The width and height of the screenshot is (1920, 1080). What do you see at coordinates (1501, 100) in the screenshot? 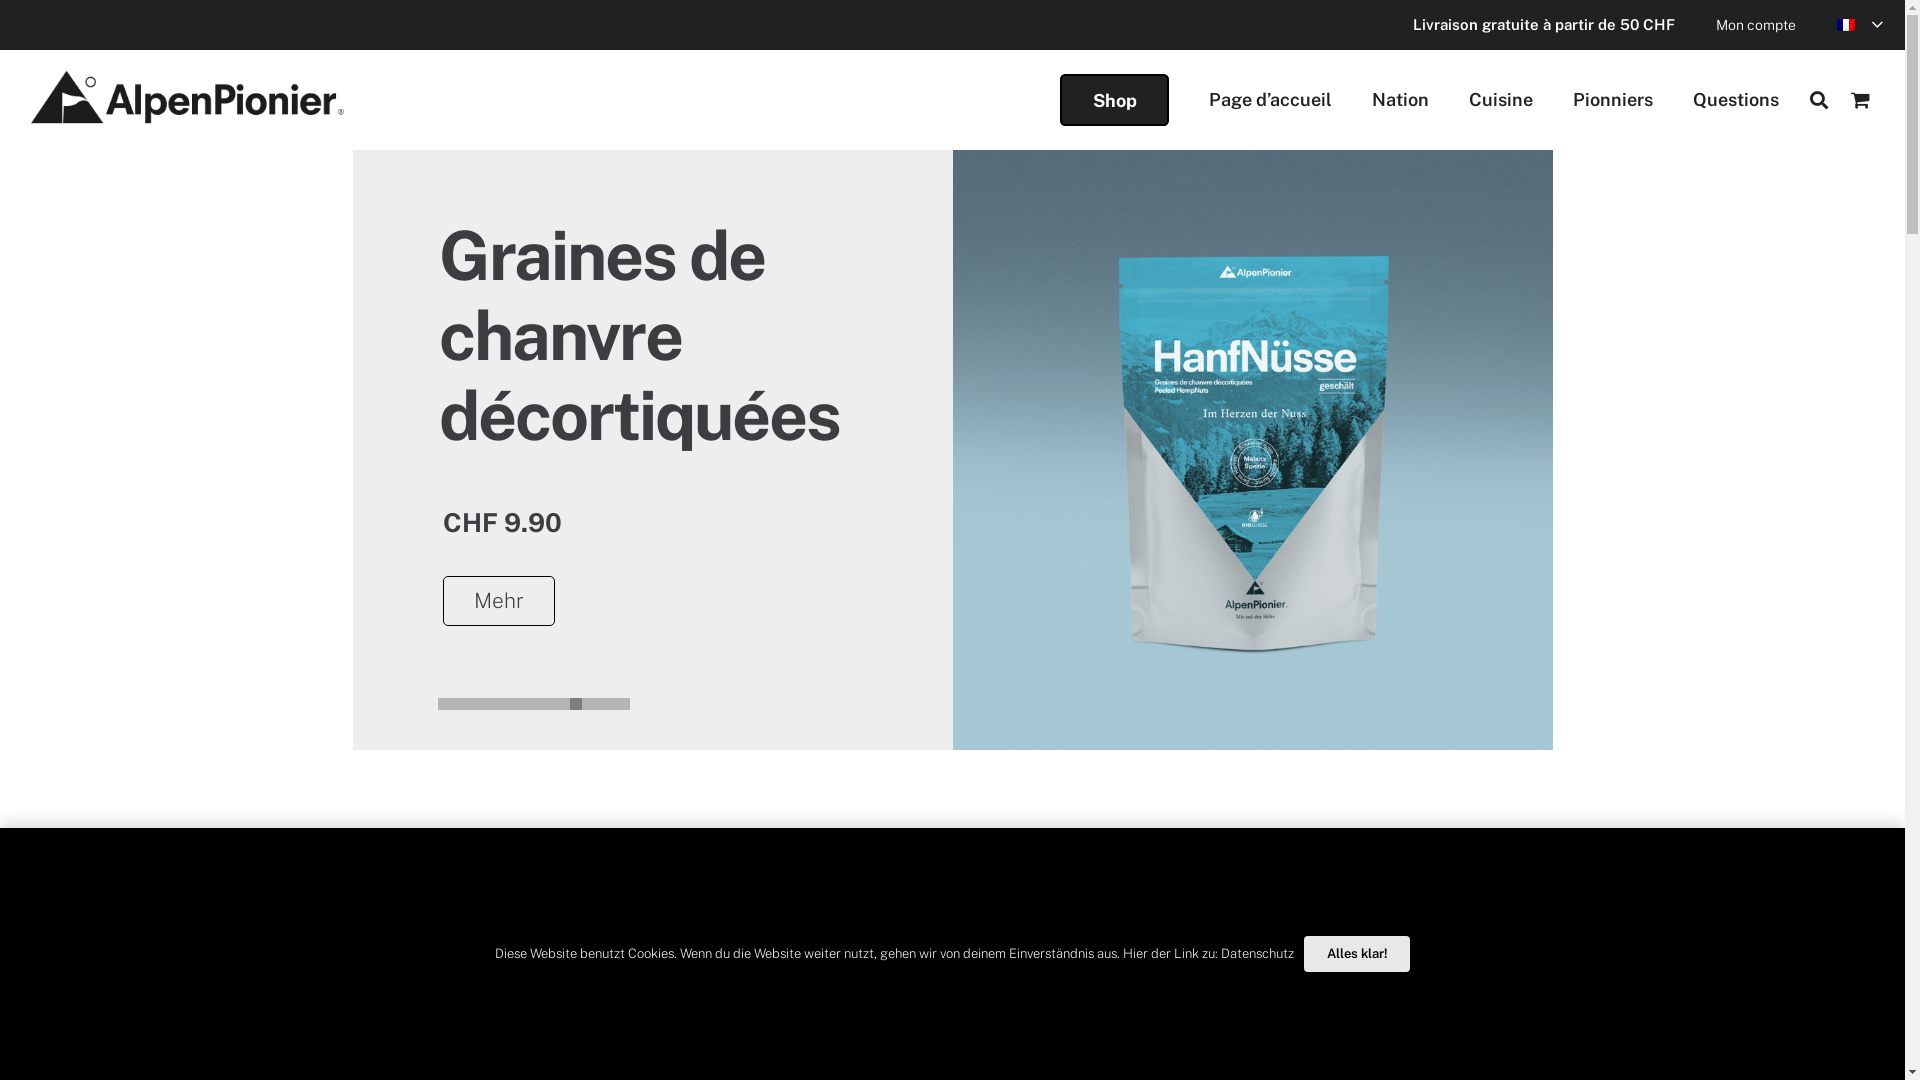
I see `'Cuisine'` at bounding box center [1501, 100].